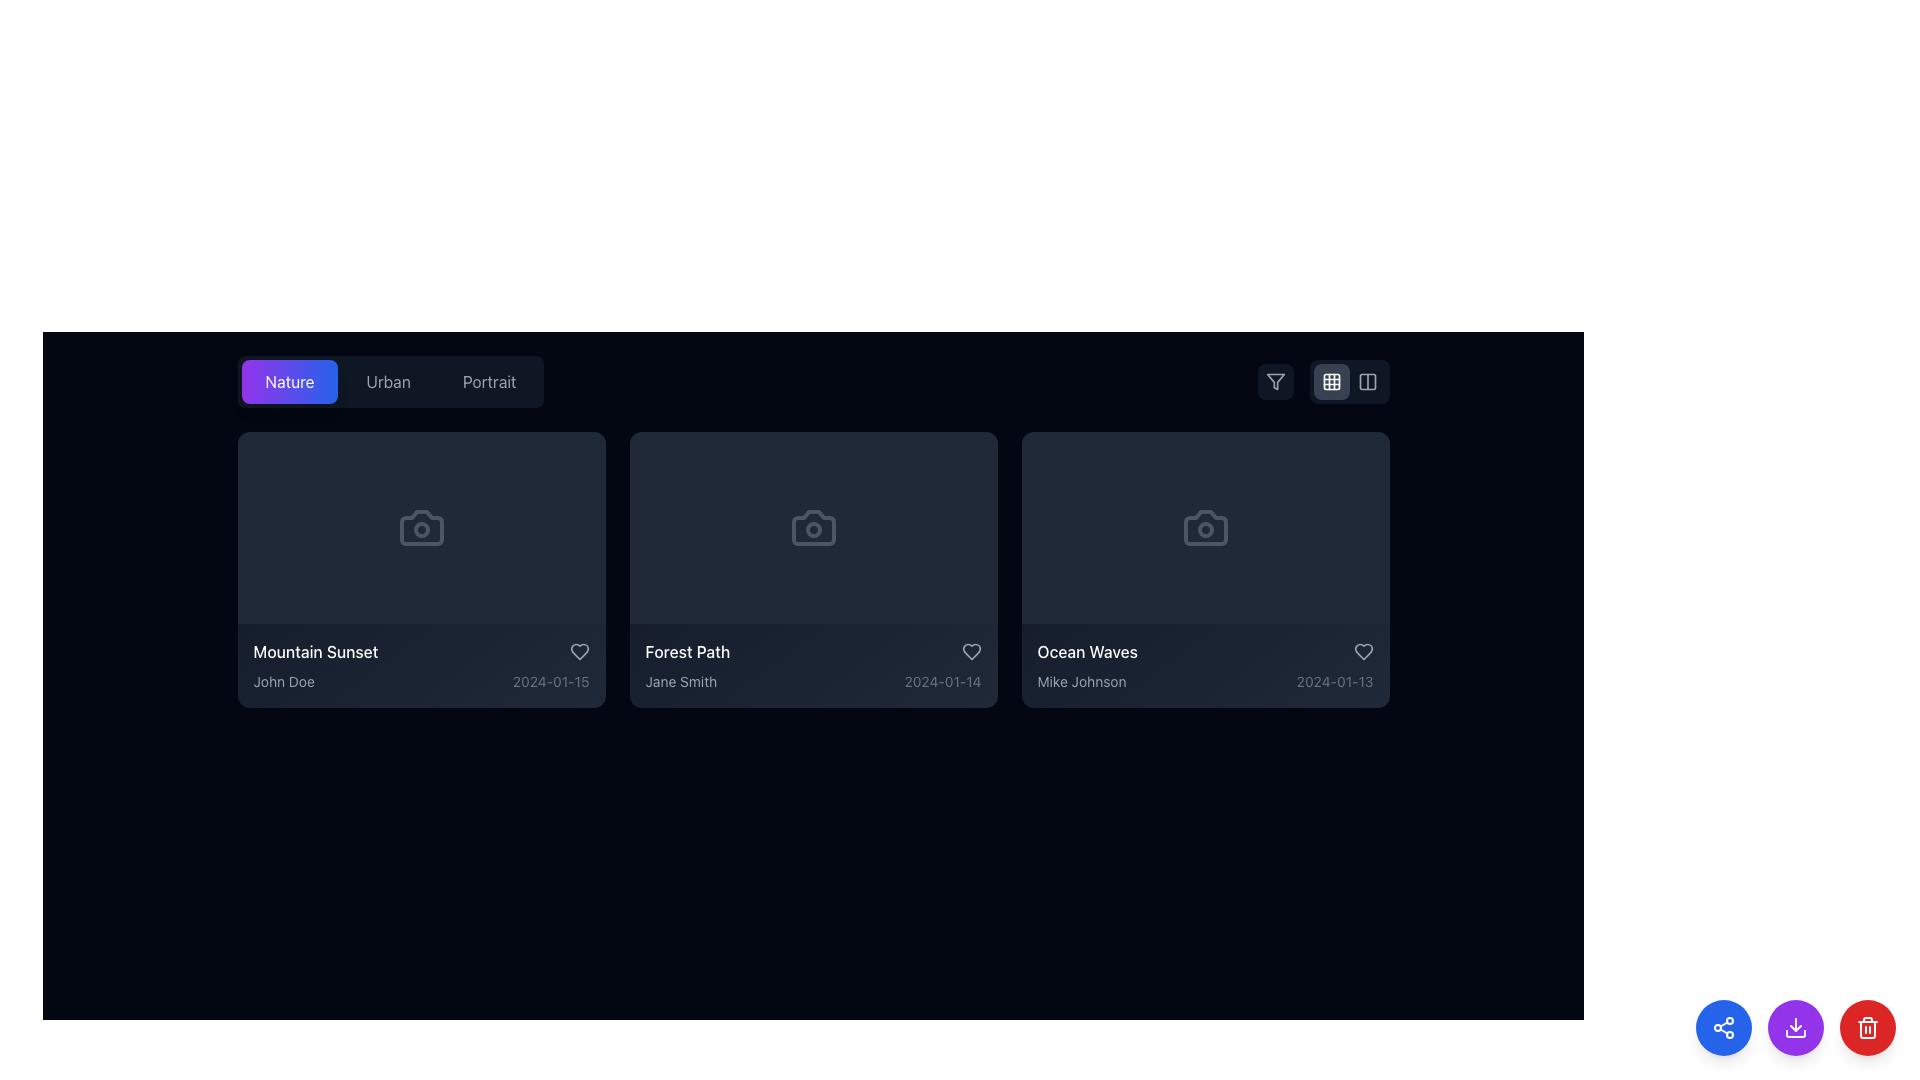  Describe the element at coordinates (1204, 527) in the screenshot. I see `the camera icon component located within the SVG element, which features a rectangular body with rounded corners and a circular lens, situated in the rightmost image card under the 'Nature' category` at that location.